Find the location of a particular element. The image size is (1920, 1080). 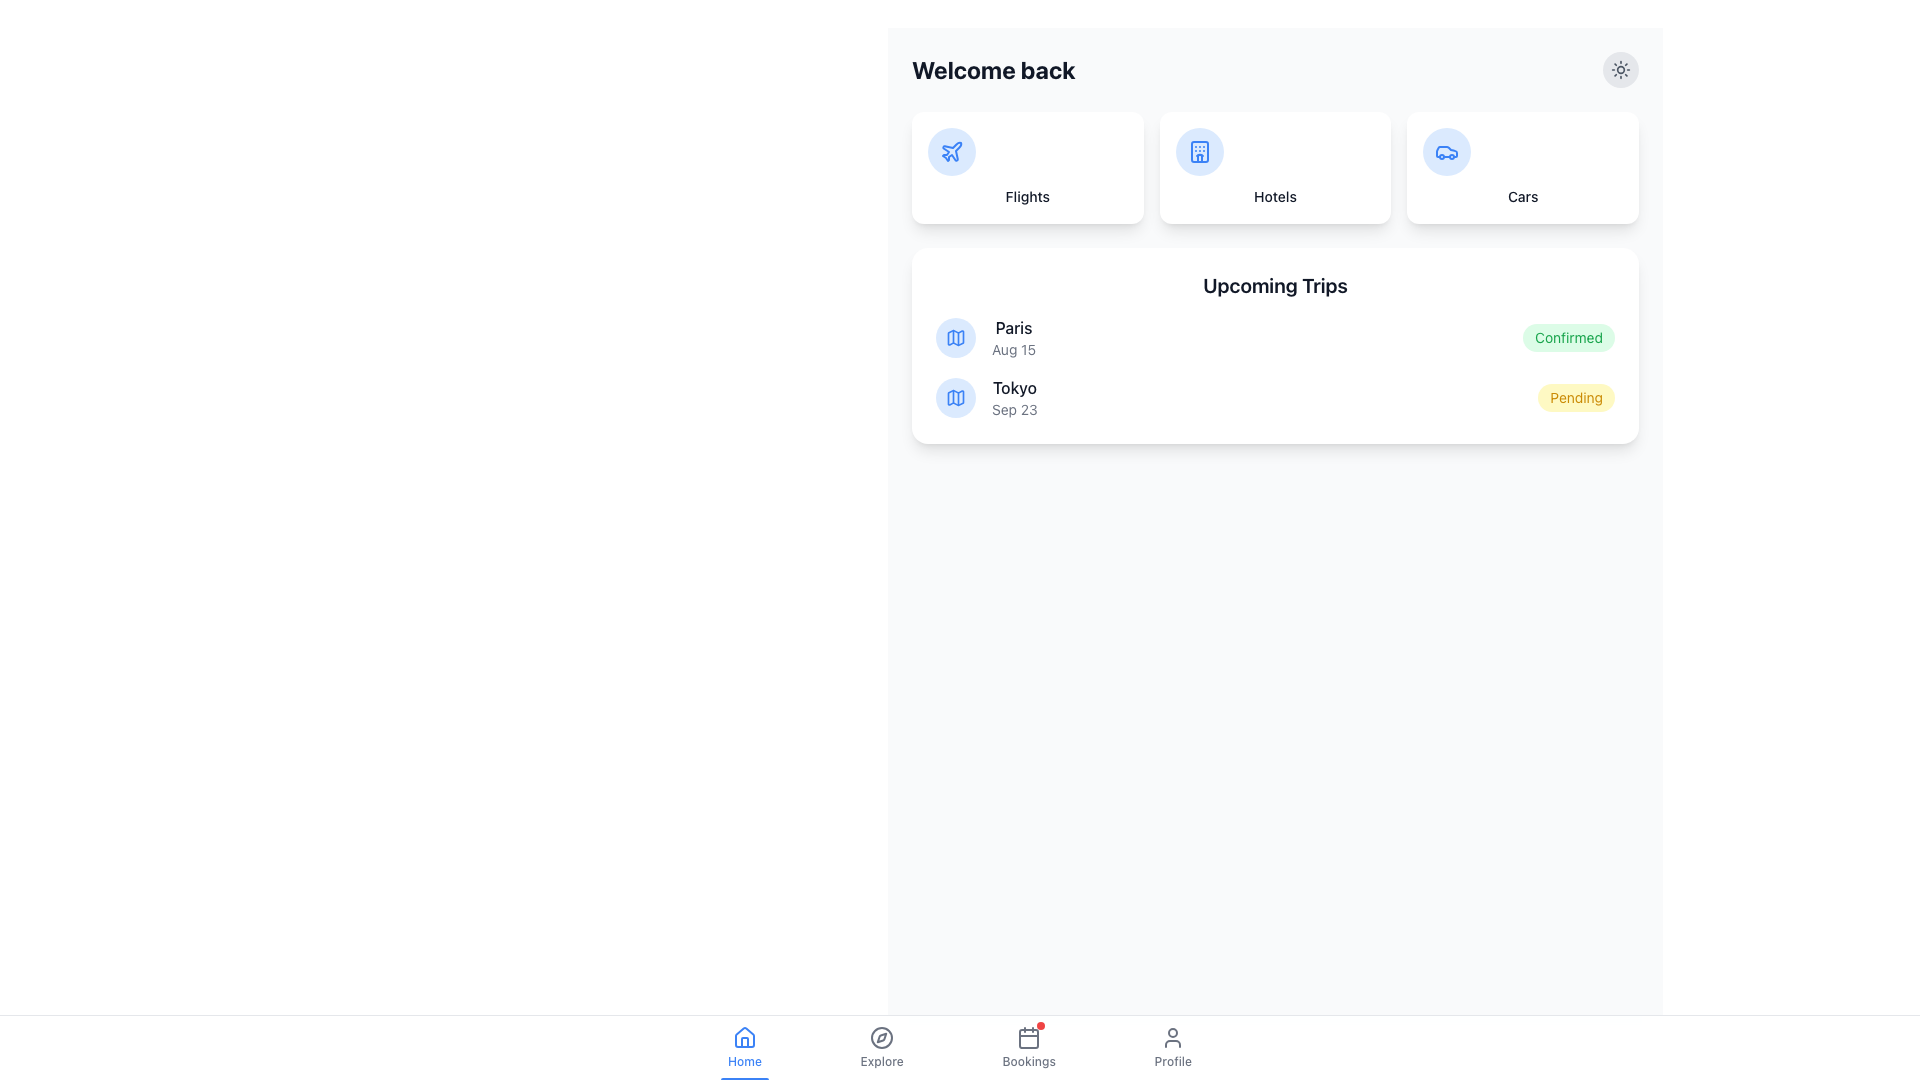

the informational text in the 'Upcoming Trips' section that displays details of the trip, specifically the first row above the entry for 'Tokyo', which has a green 'Confirmed' badge to its right is located at coordinates (985, 337).